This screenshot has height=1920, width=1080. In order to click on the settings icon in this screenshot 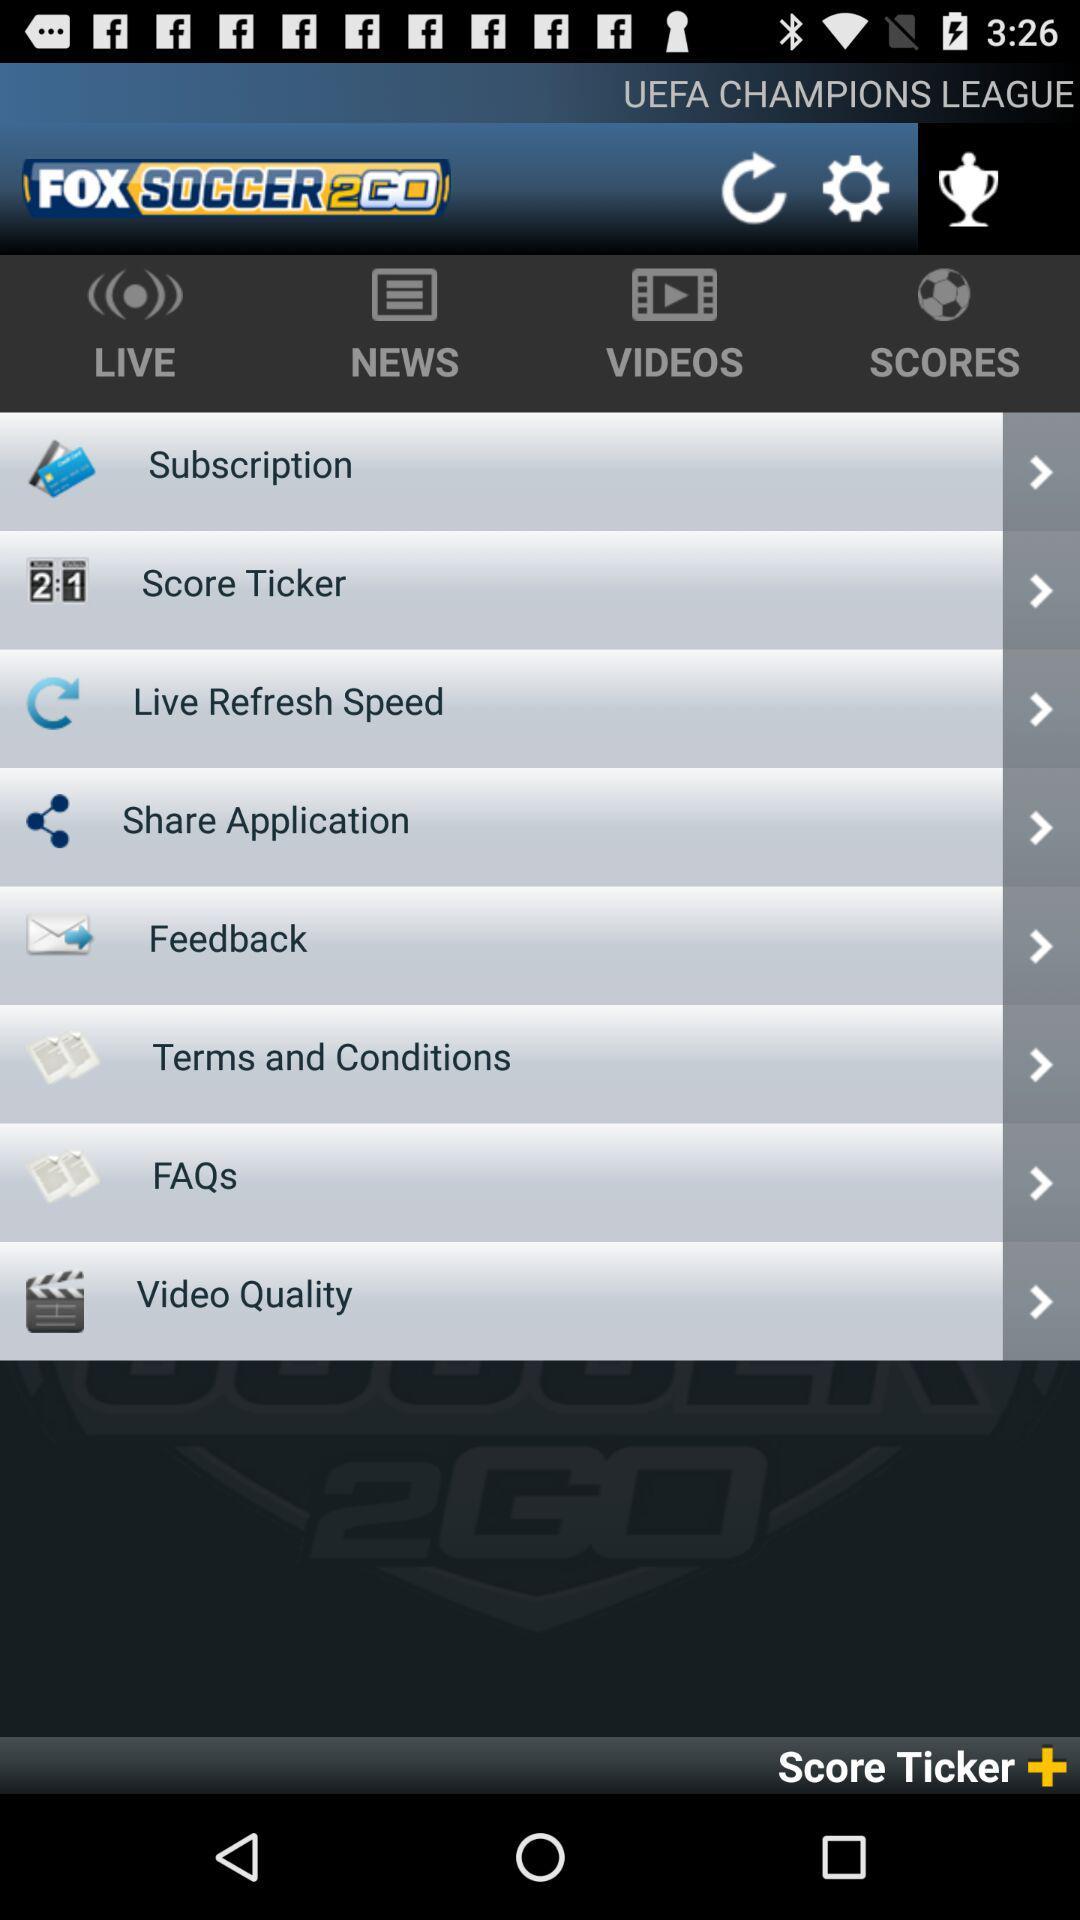, I will do `click(855, 201)`.